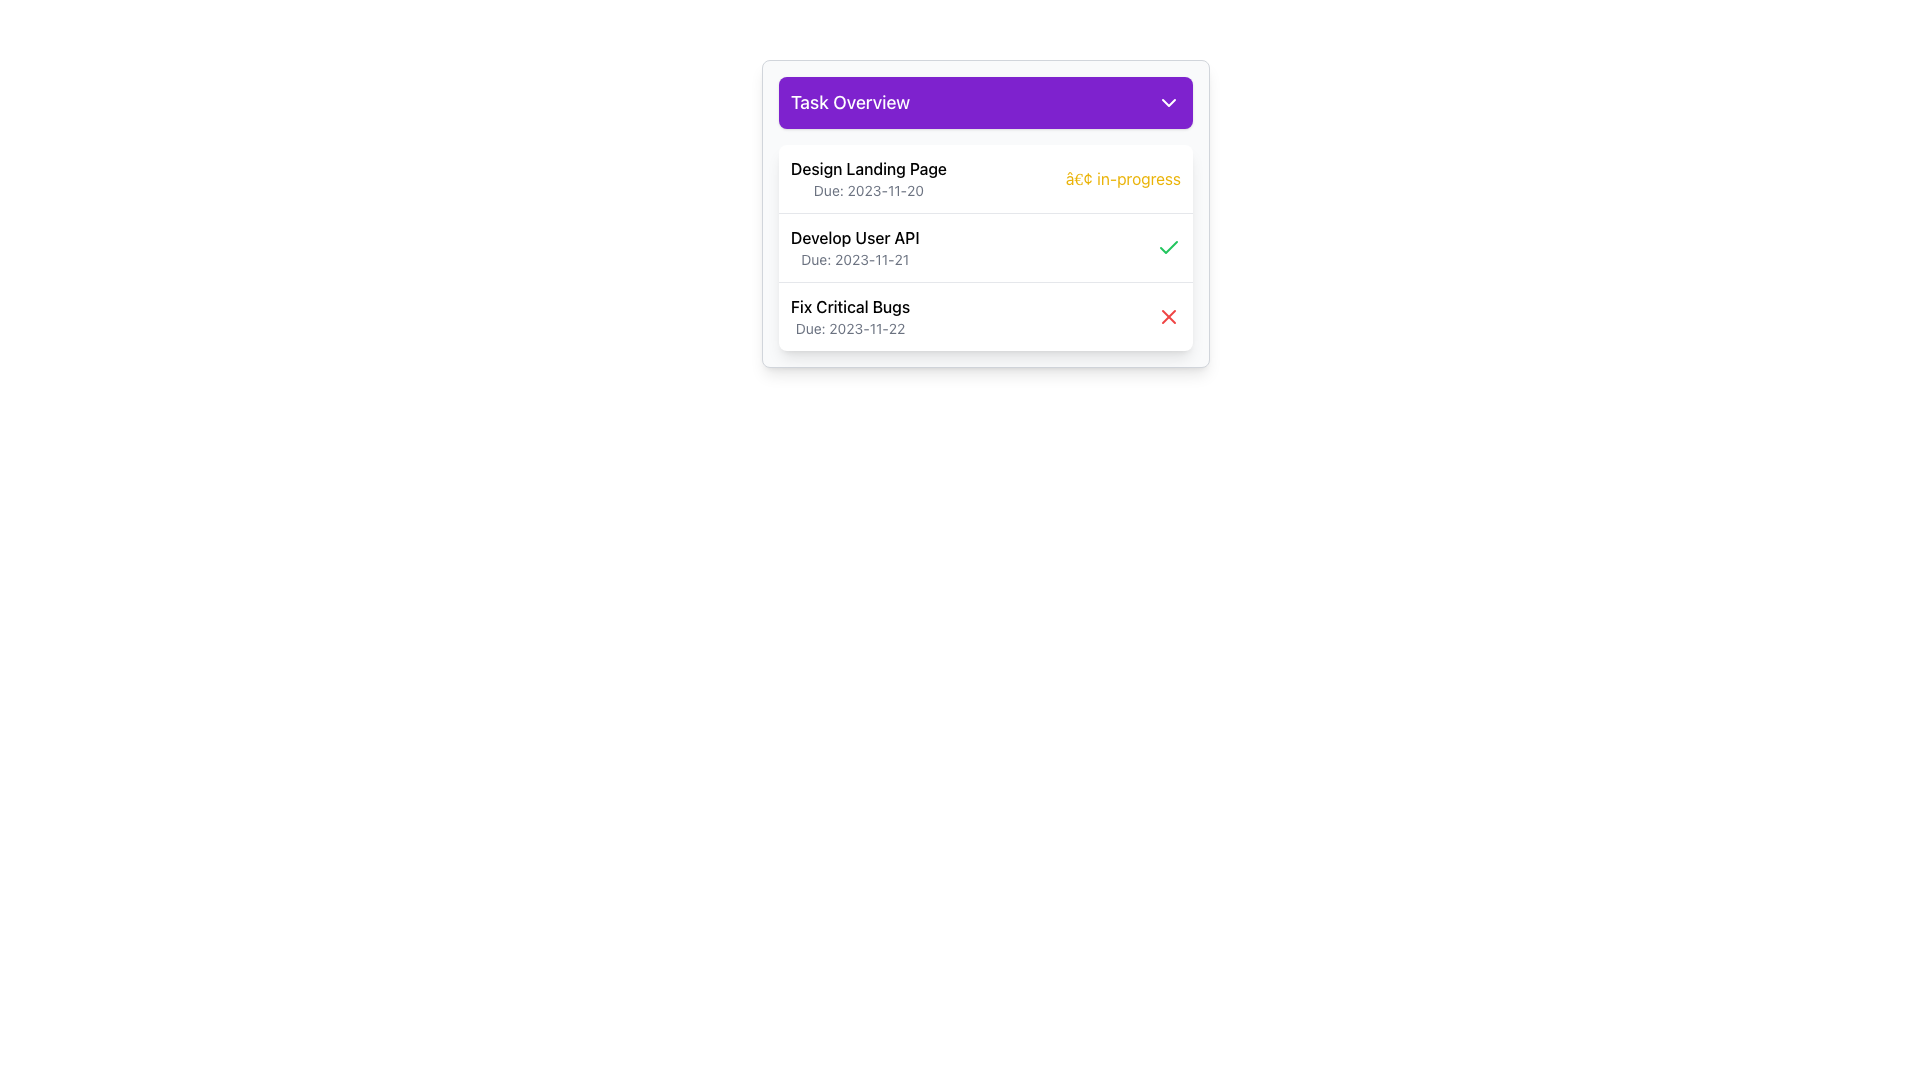 The height and width of the screenshot is (1080, 1920). What do you see at coordinates (850, 327) in the screenshot?
I see `deadline information from the text label displaying 'Due: 2023-11-22' located in the 'Fix Critical Bugs' section of the Task Overview panel` at bounding box center [850, 327].